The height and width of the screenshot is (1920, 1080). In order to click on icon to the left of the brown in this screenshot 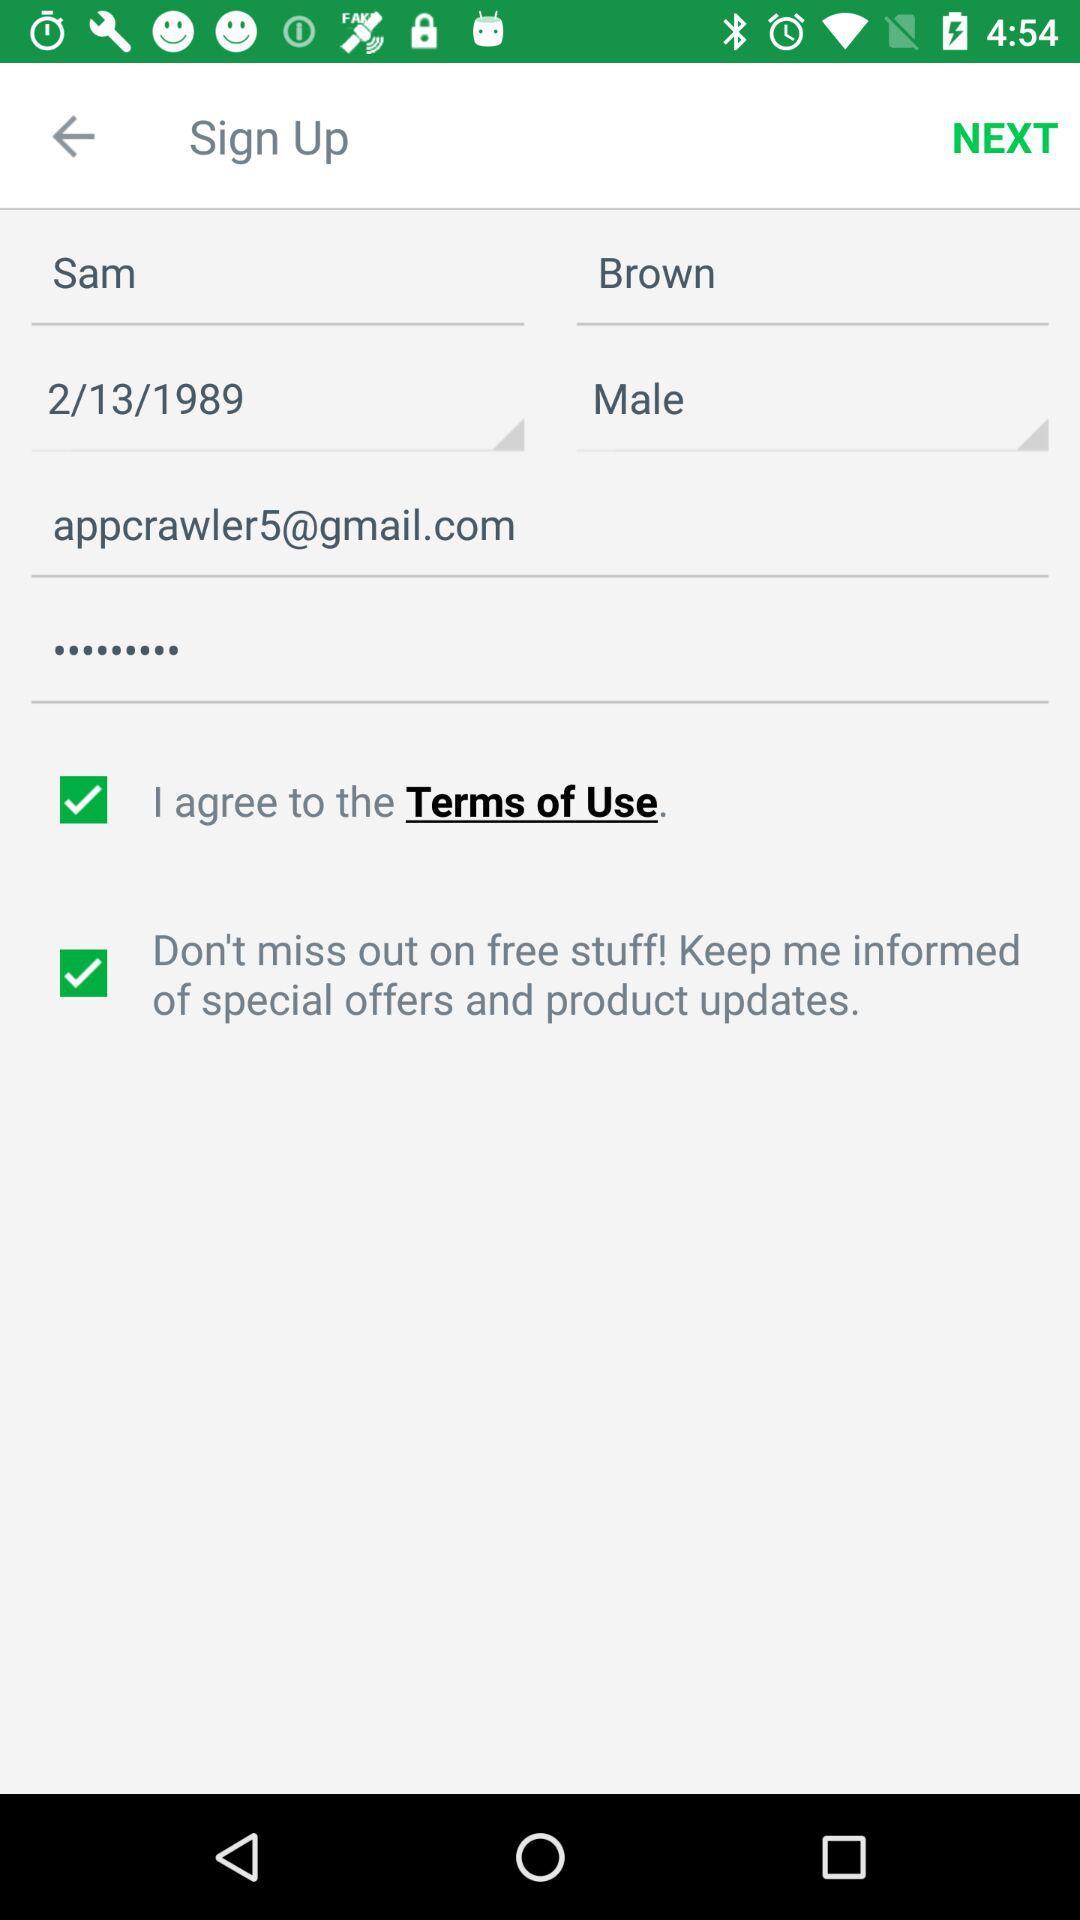, I will do `click(277, 272)`.